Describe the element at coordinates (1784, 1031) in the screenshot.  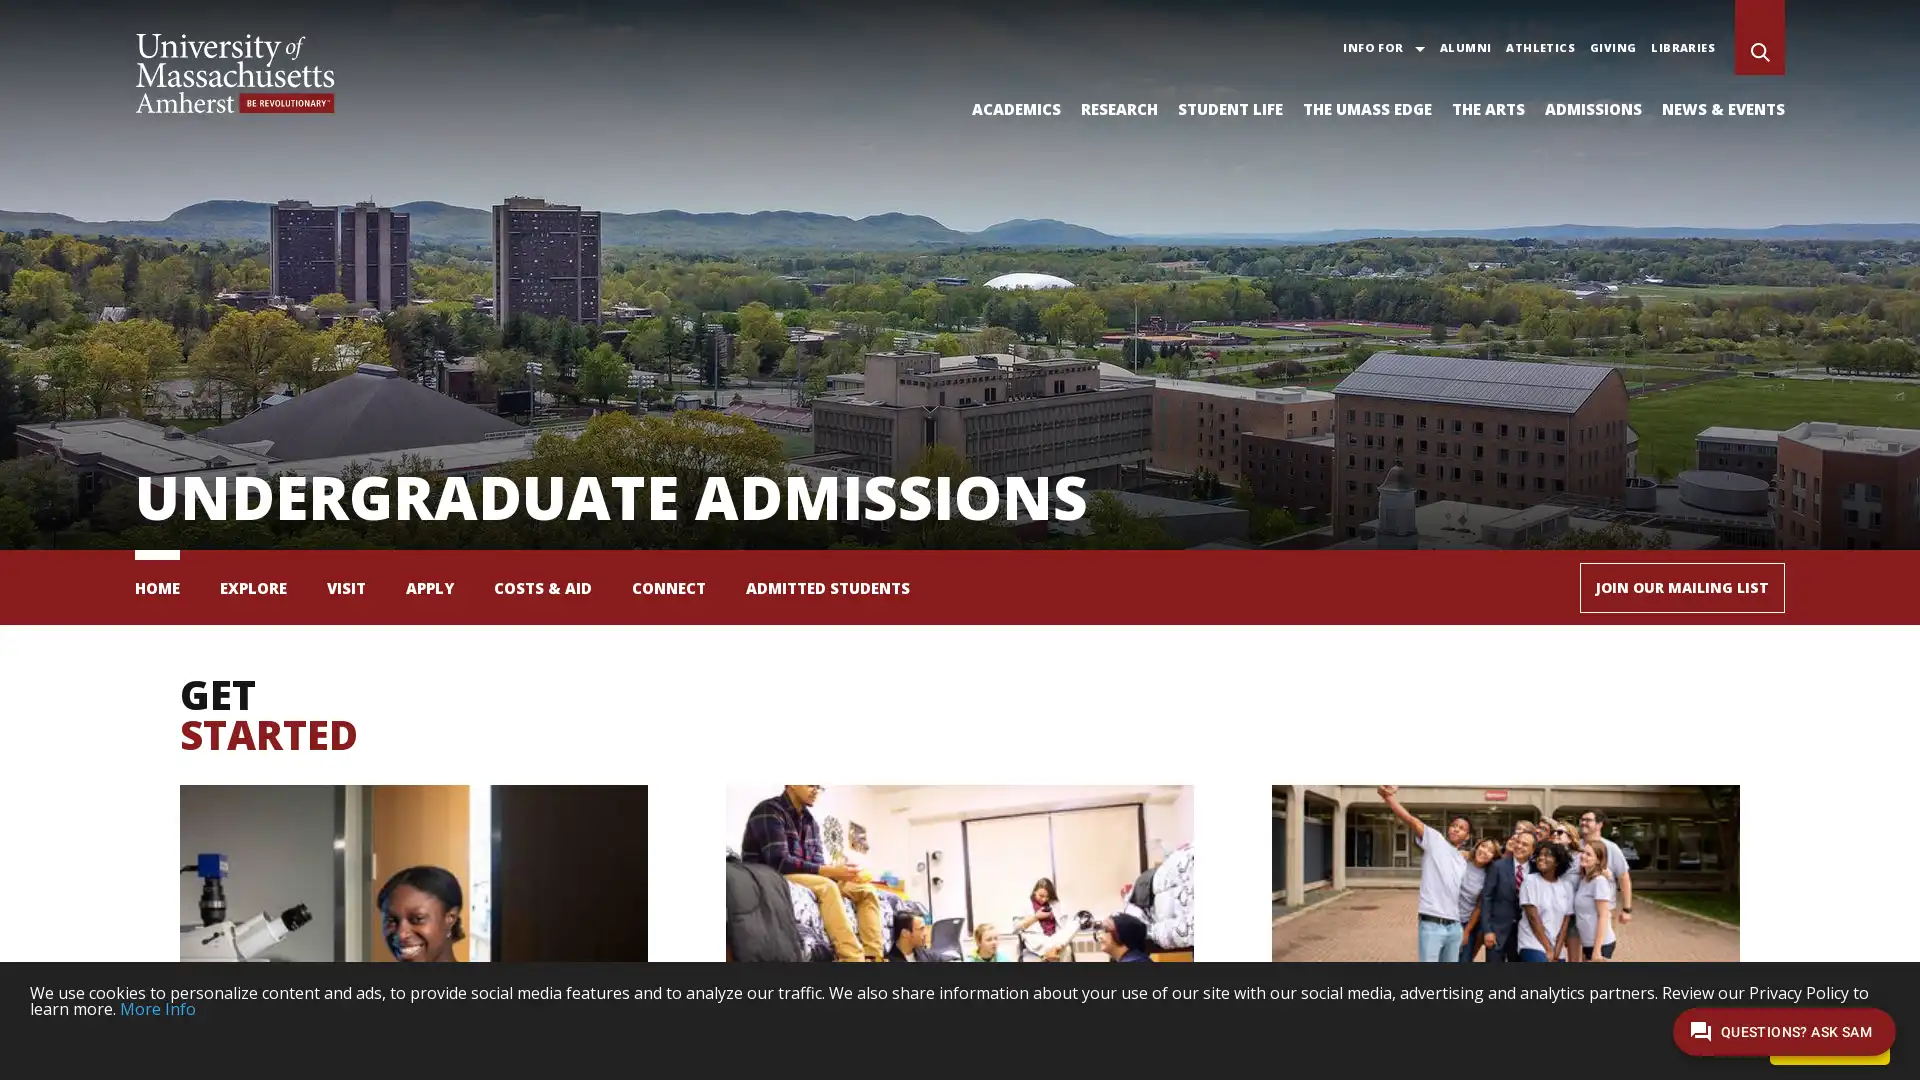
I see `Questions? Ask Sam` at that location.